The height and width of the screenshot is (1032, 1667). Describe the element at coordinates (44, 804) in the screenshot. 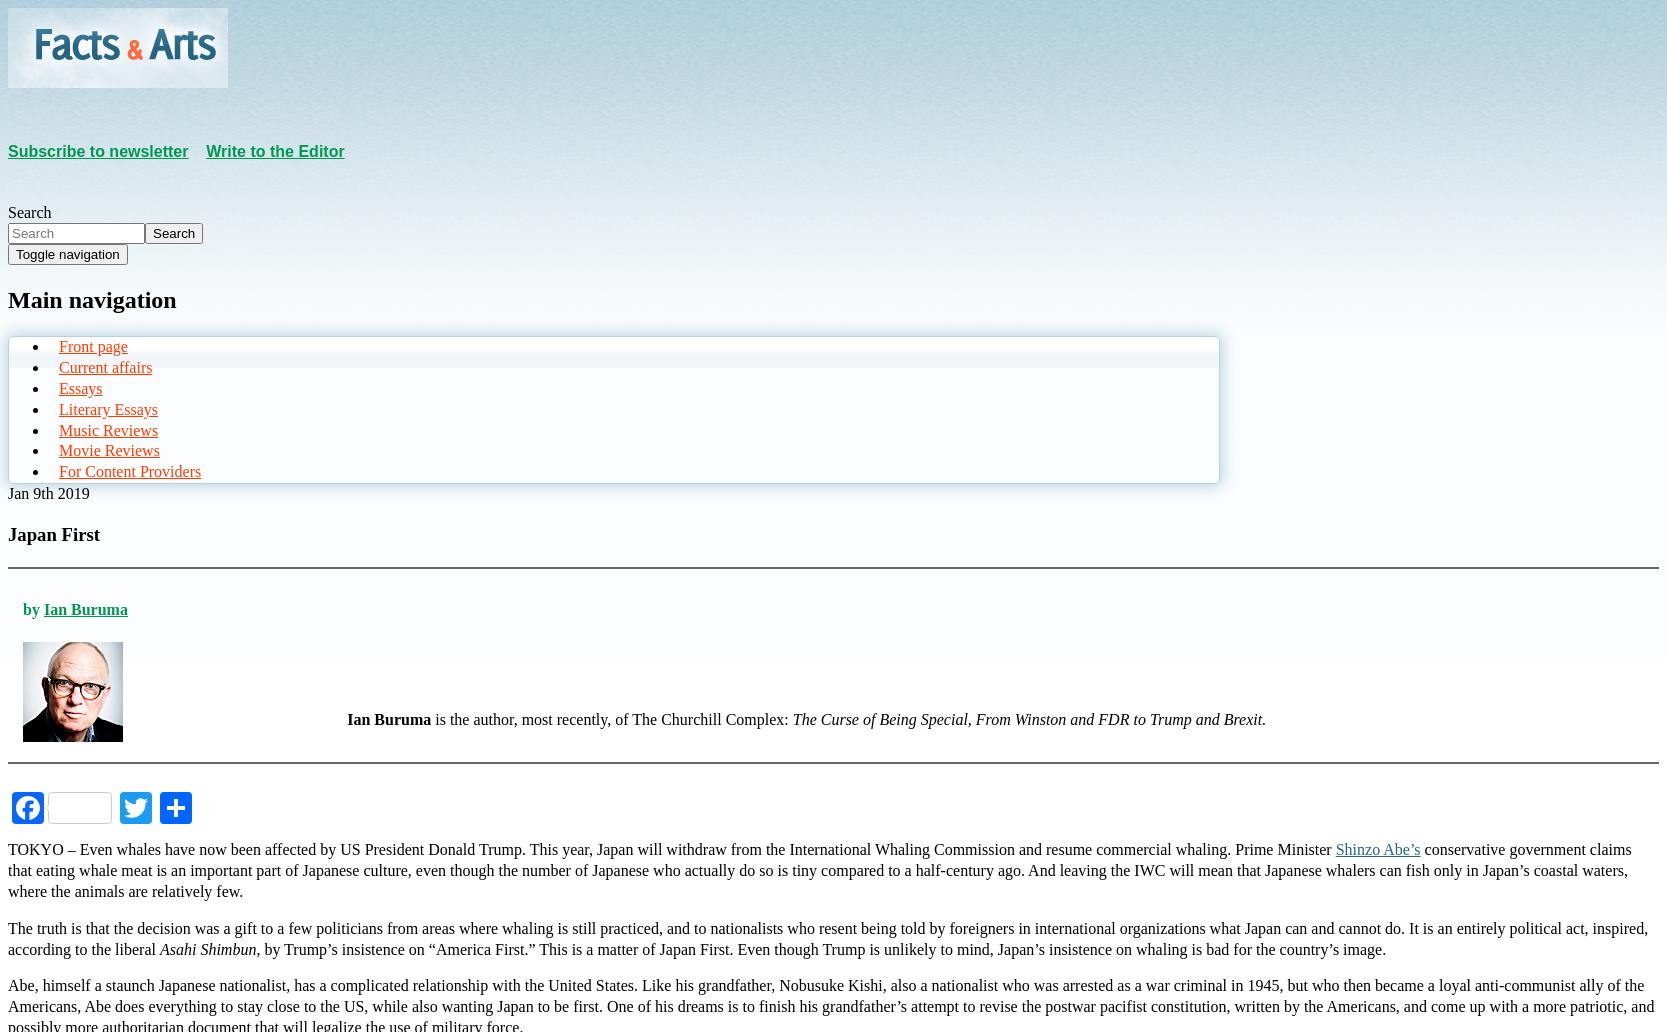

I see `'Facebook'` at that location.